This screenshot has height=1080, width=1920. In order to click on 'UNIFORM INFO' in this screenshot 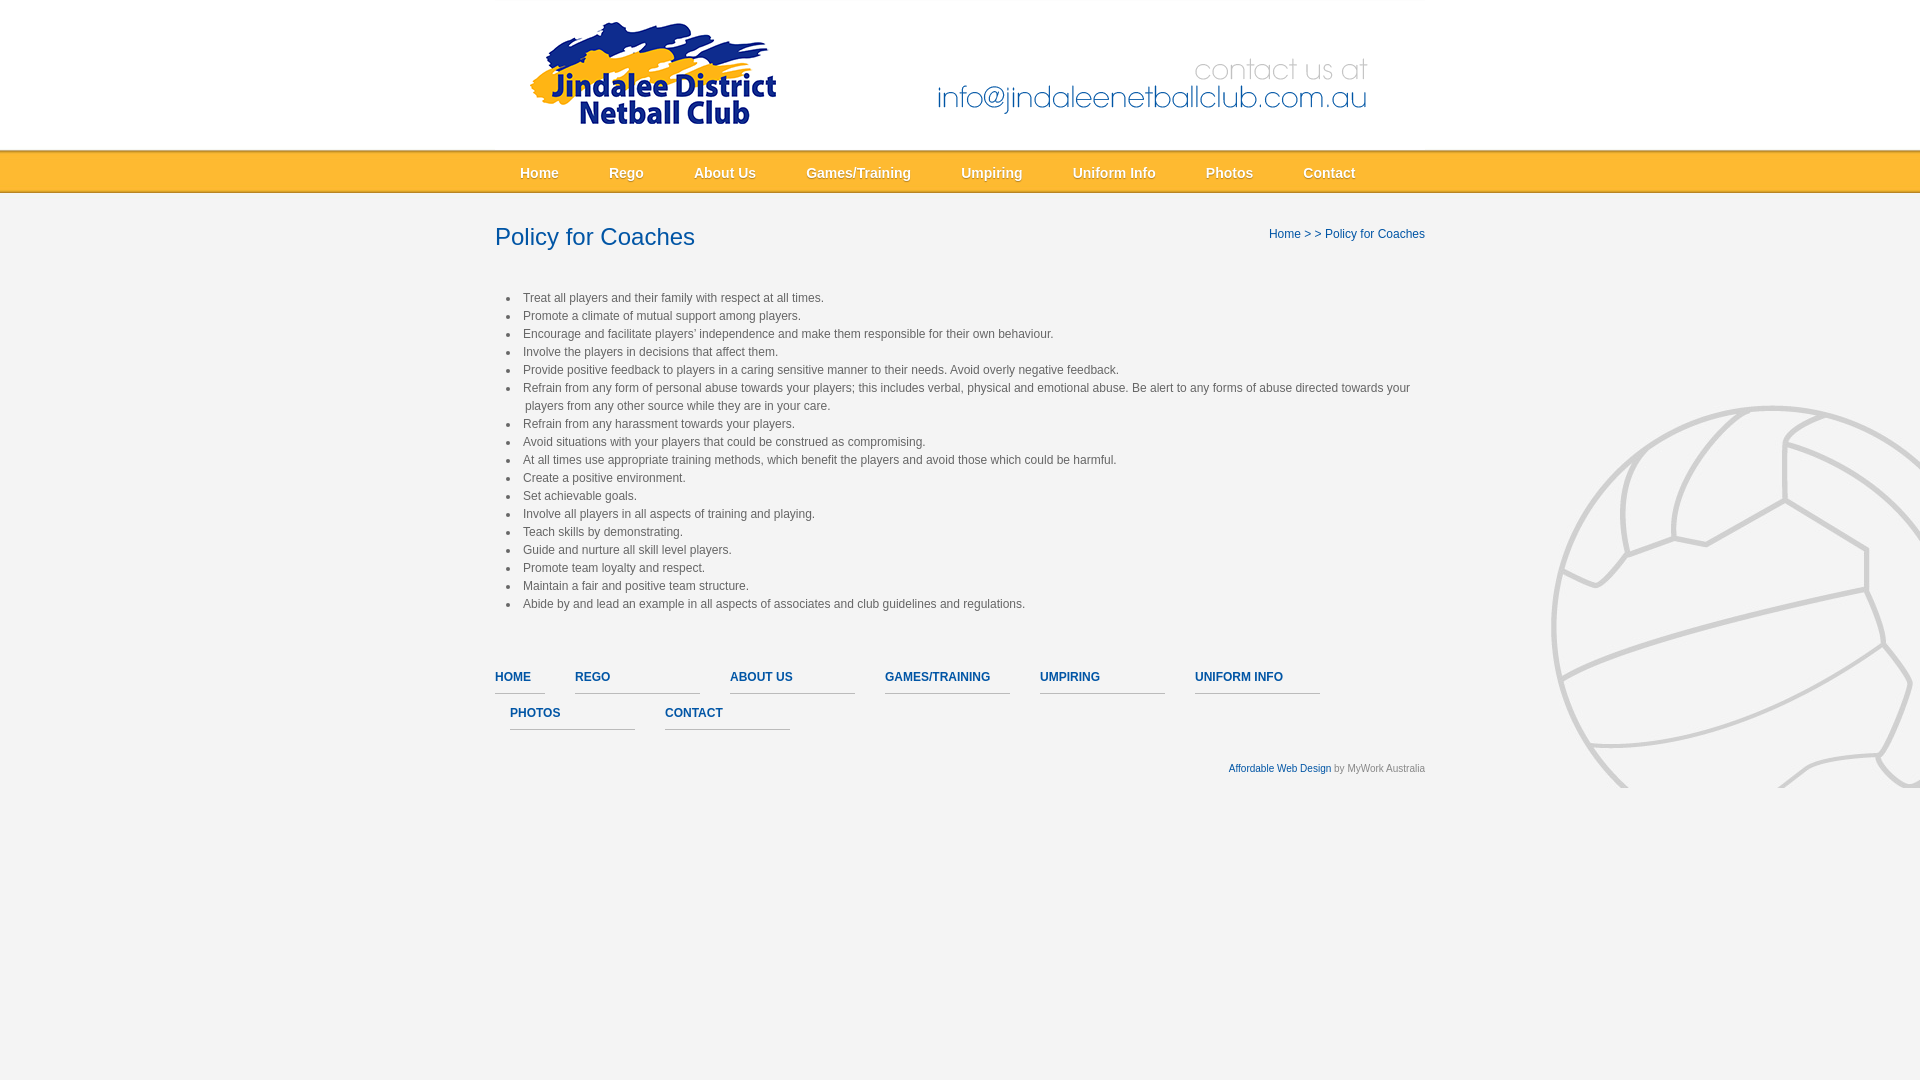, I will do `click(1237, 676)`.